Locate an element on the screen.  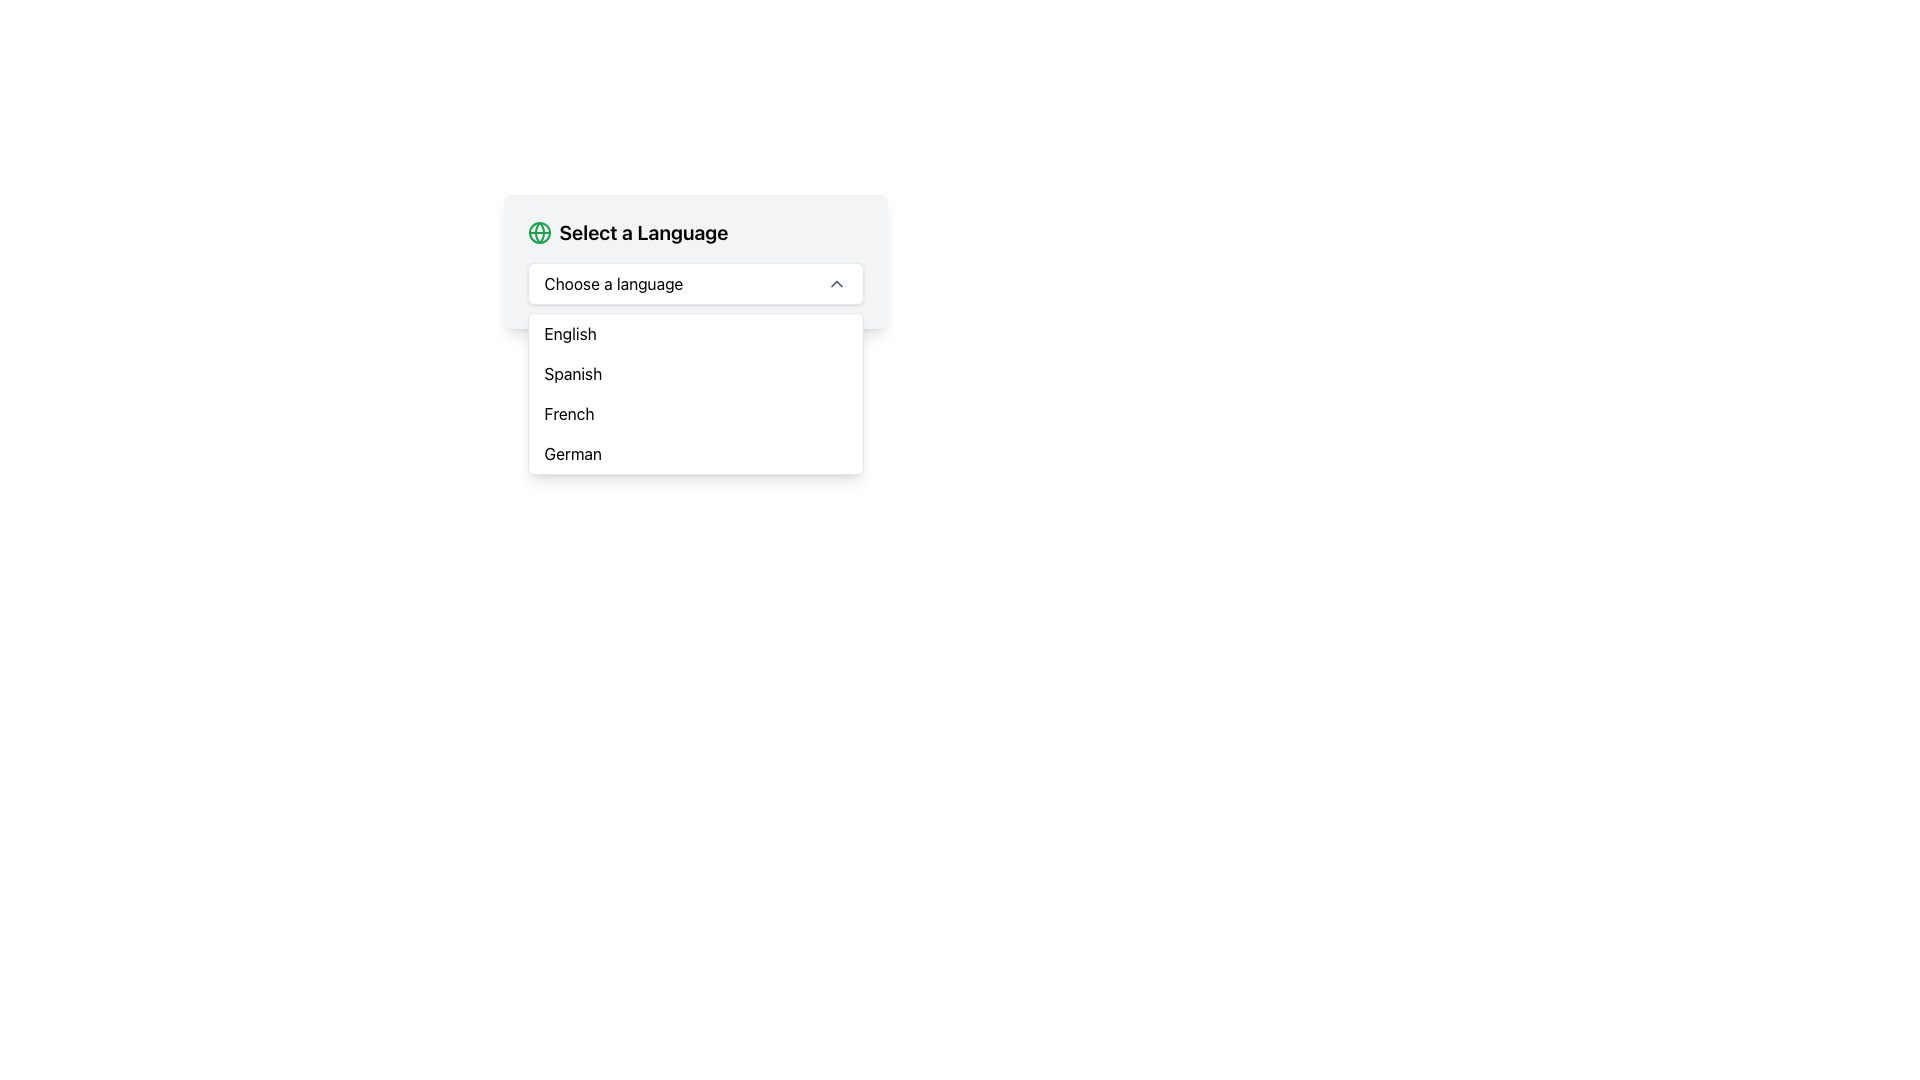
the 'French' language option in the dropdown menu is located at coordinates (568, 412).